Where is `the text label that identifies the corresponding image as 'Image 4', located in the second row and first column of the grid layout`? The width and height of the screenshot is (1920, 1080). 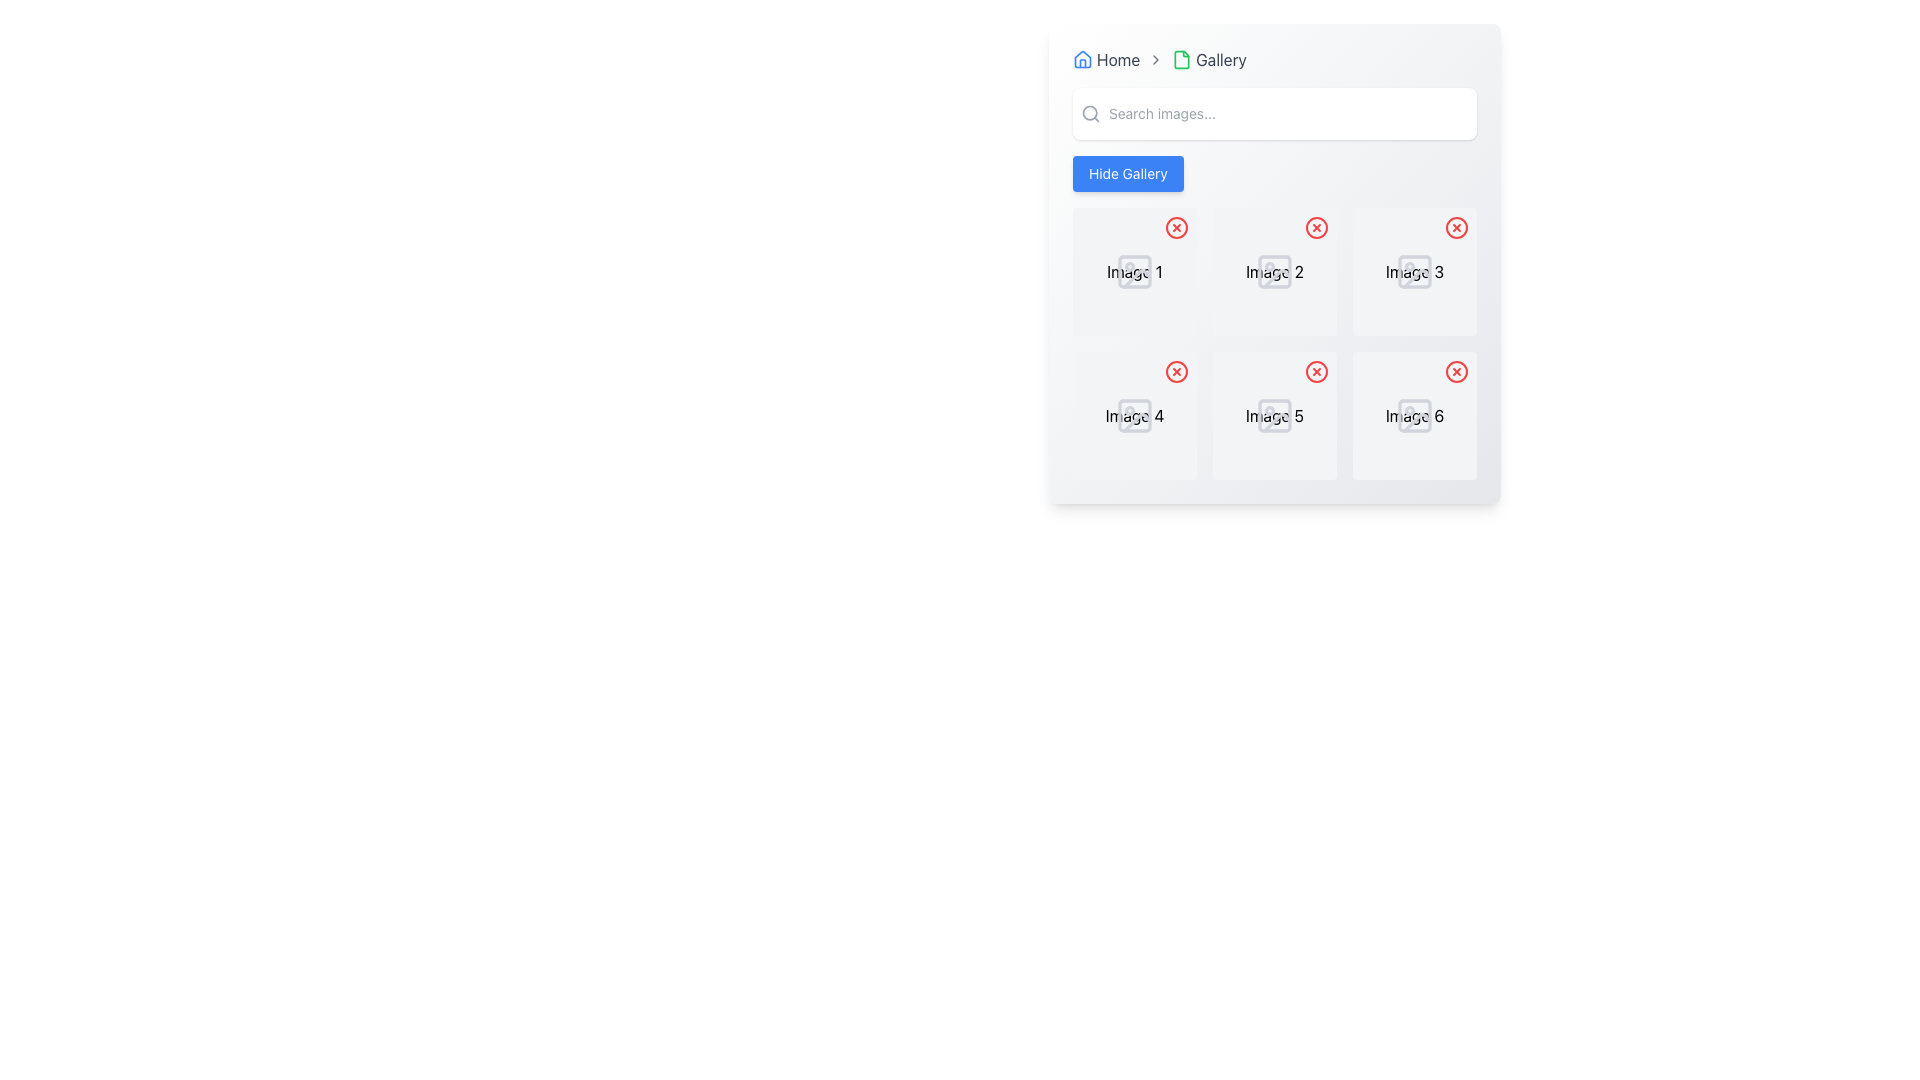
the text label that identifies the corresponding image as 'Image 4', located in the second row and first column of the grid layout is located at coordinates (1134, 415).